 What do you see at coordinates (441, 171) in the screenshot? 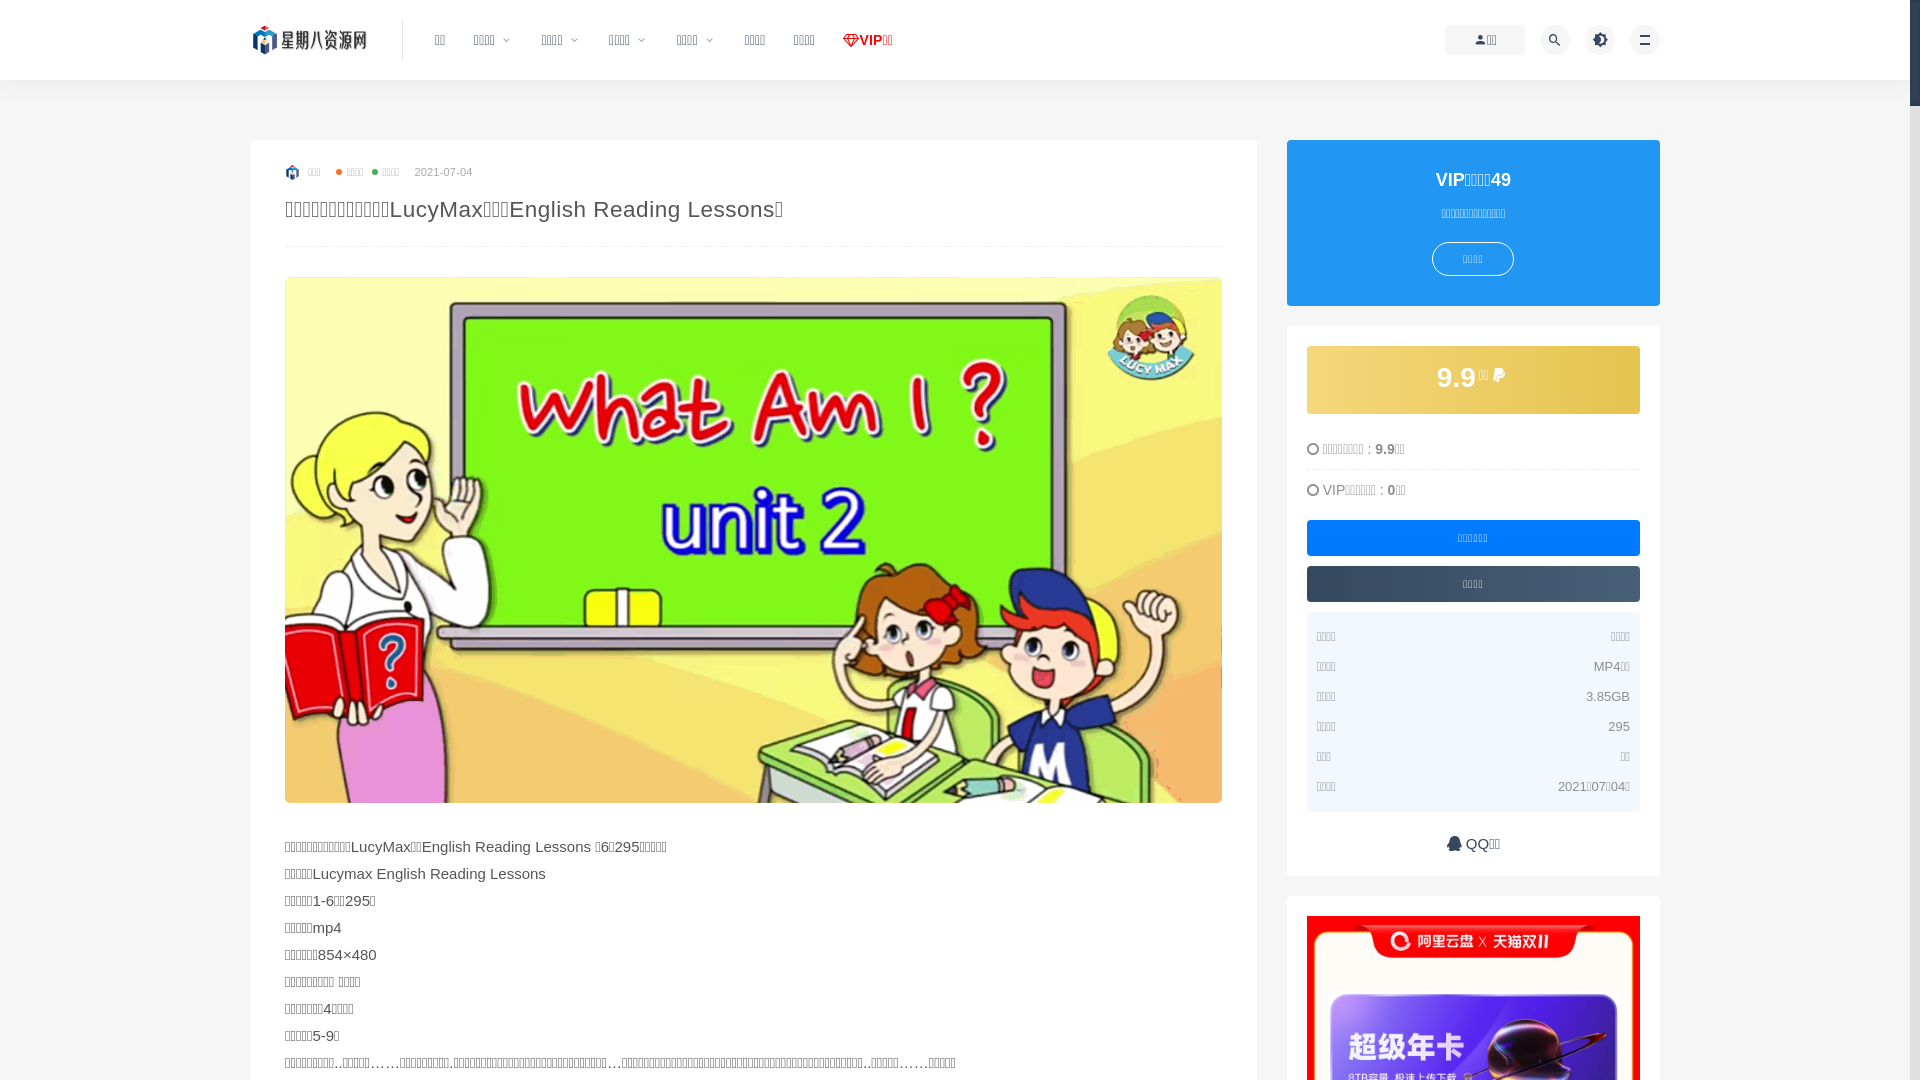
I see `'2021-07-04'` at bounding box center [441, 171].